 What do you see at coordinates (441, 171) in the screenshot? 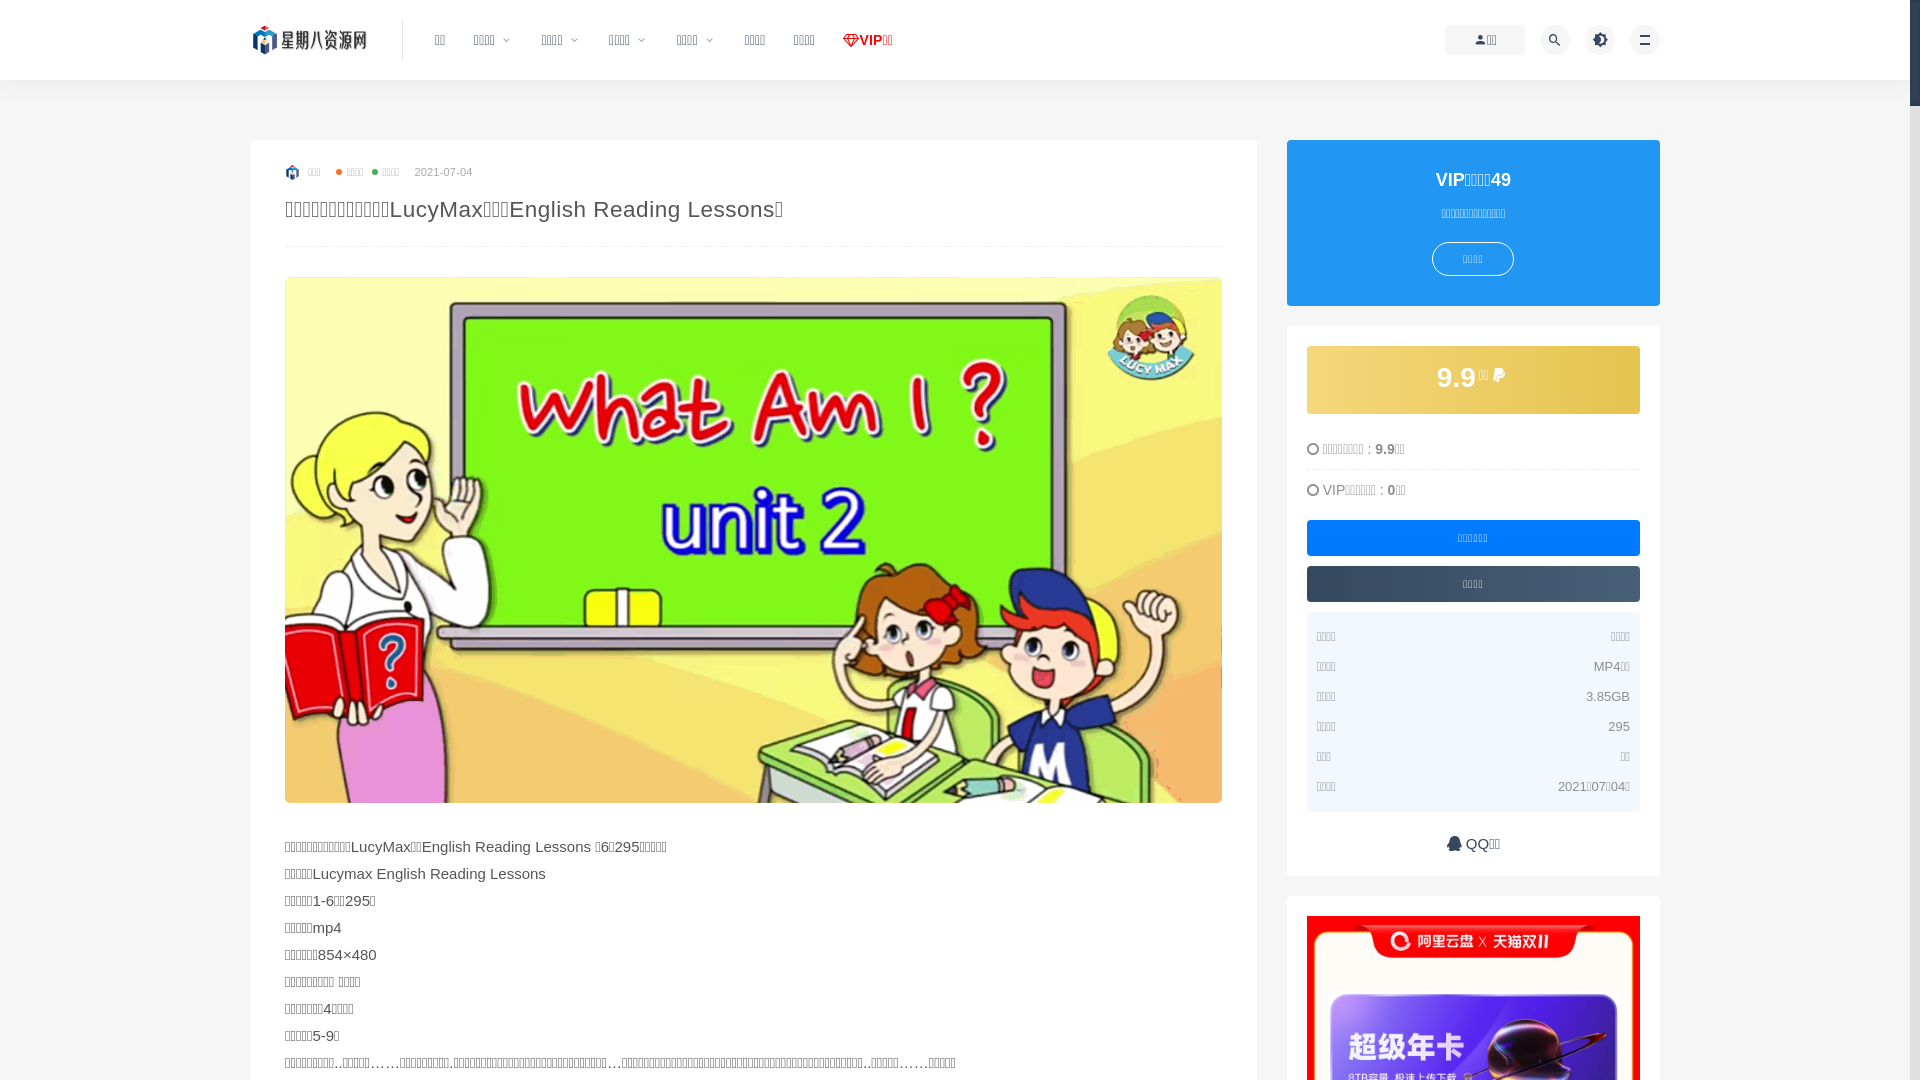
I see `'2021-07-04'` at bounding box center [441, 171].